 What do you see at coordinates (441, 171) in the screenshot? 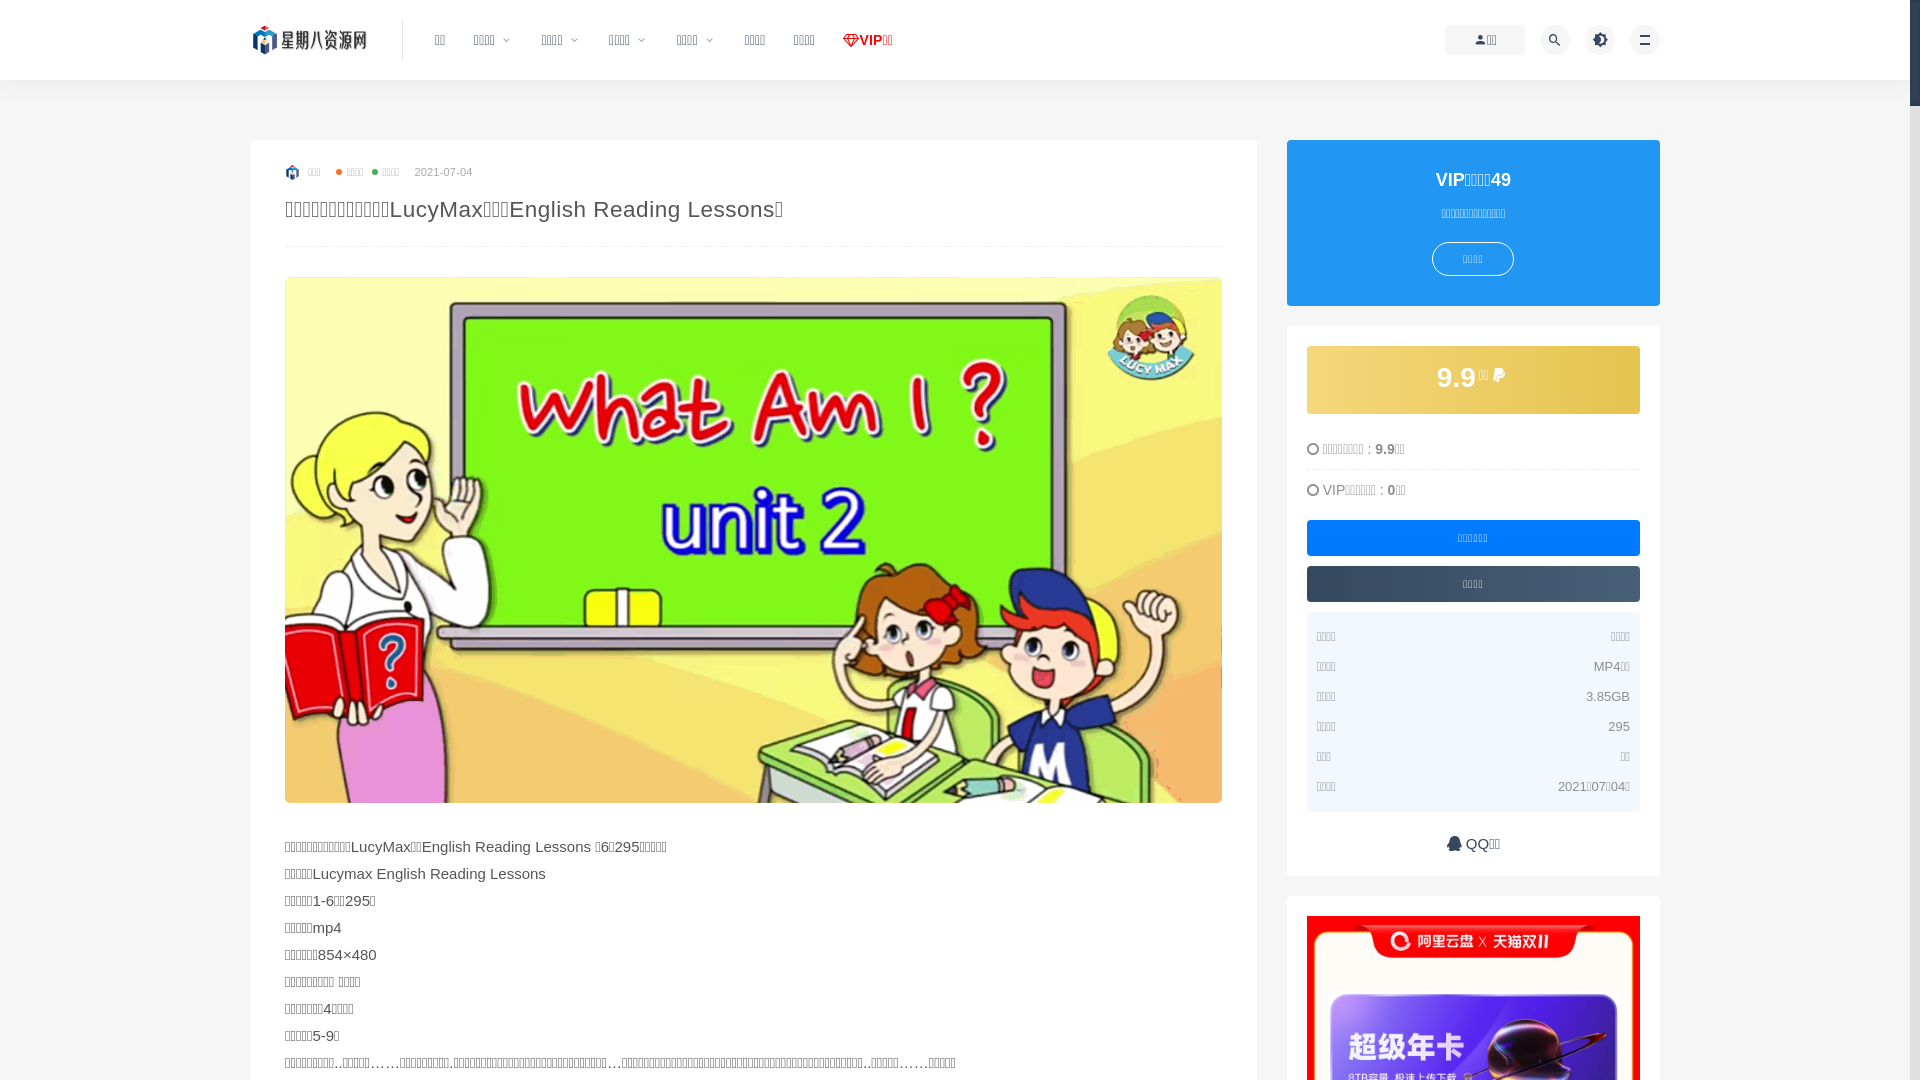
I see `'2021-07-04'` at bounding box center [441, 171].